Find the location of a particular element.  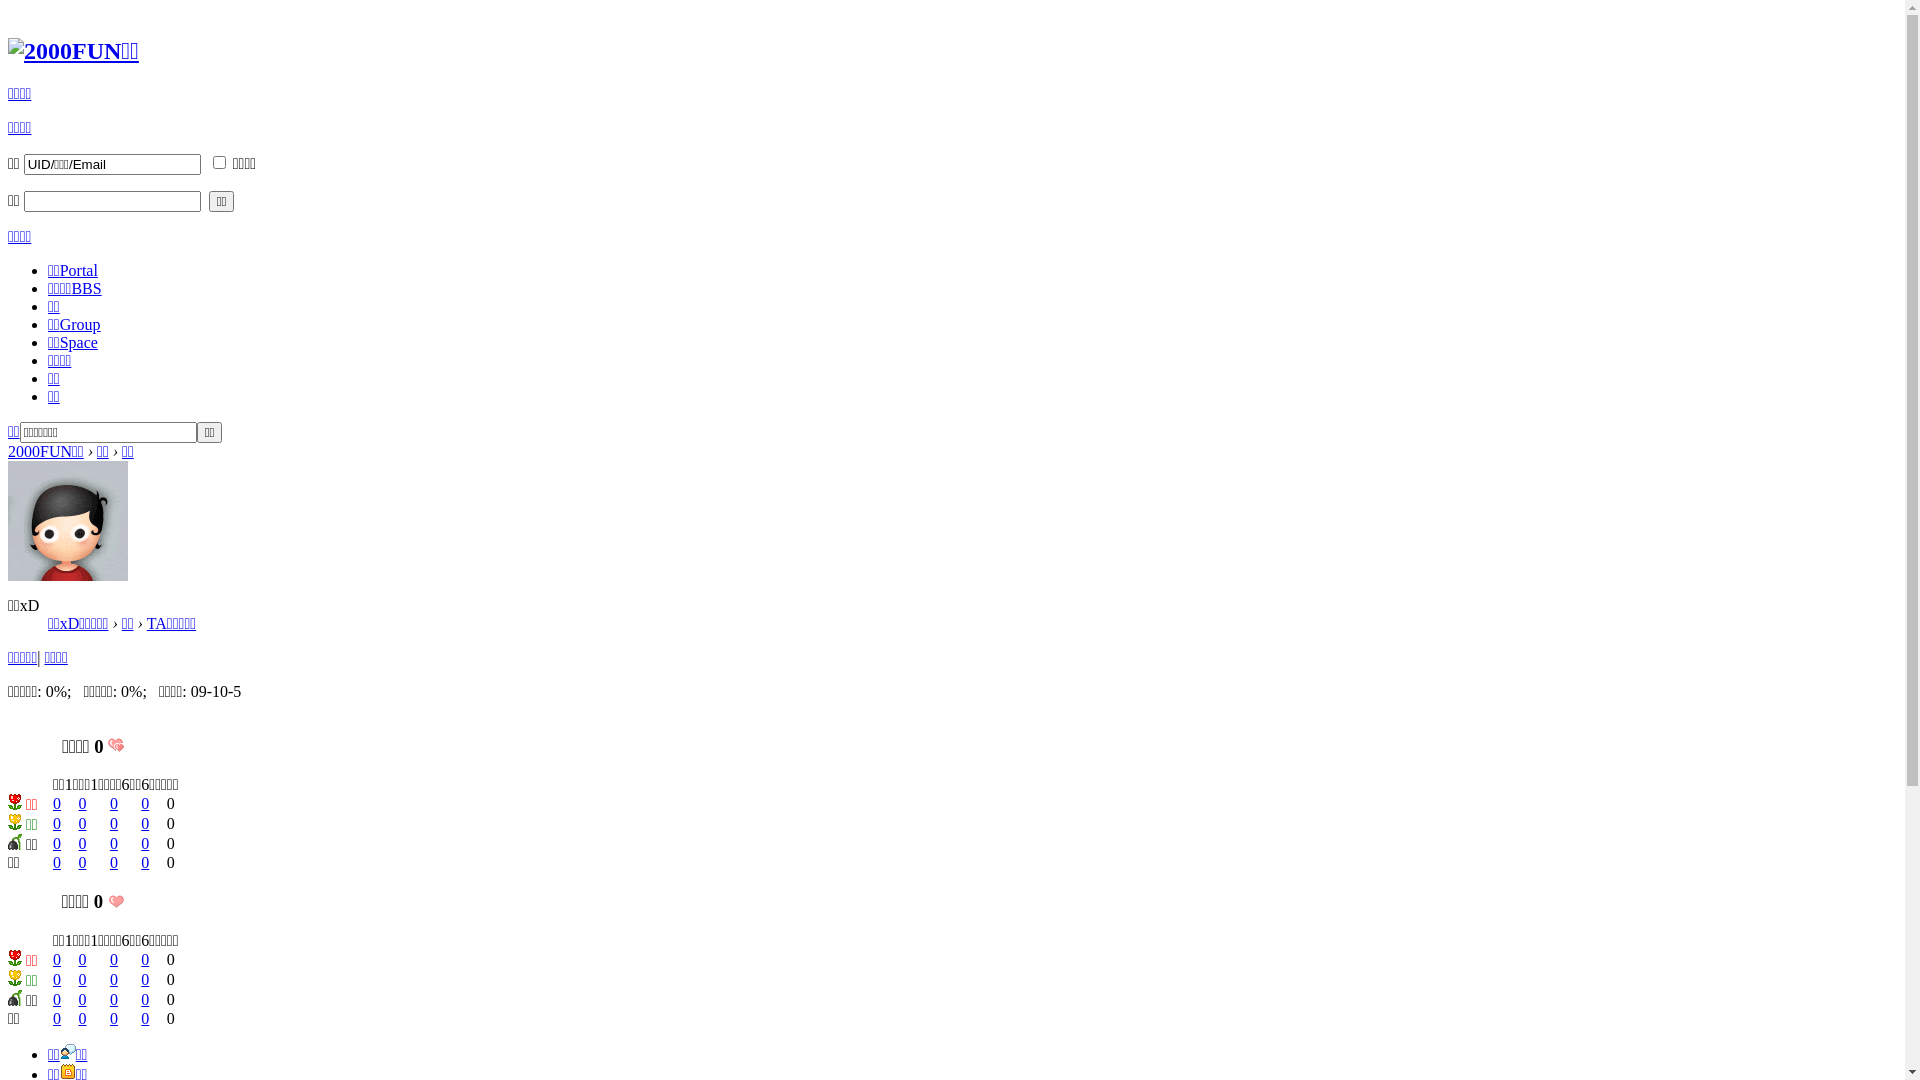

'0' is located at coordinates (57, 1018).